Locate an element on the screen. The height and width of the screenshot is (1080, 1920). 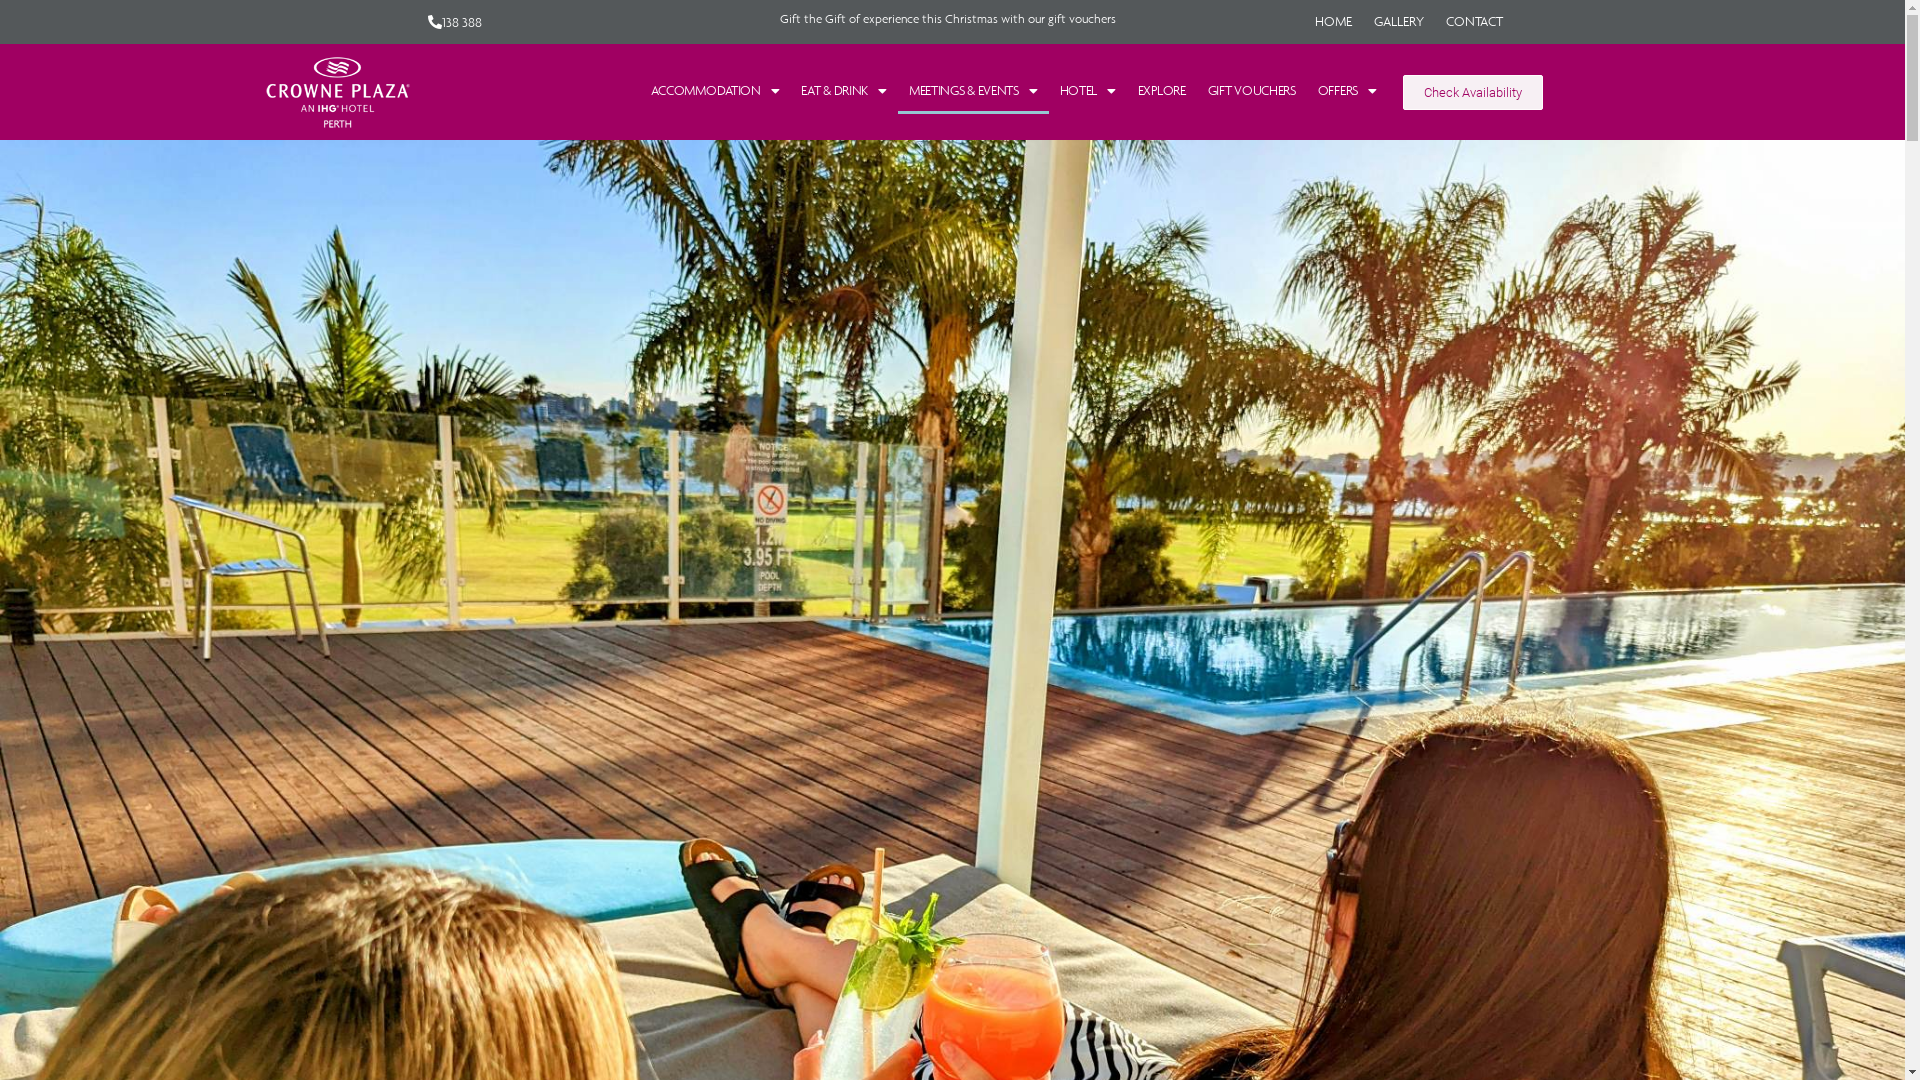
'ACCOMMODATION' is located at coordinates (715, 91).